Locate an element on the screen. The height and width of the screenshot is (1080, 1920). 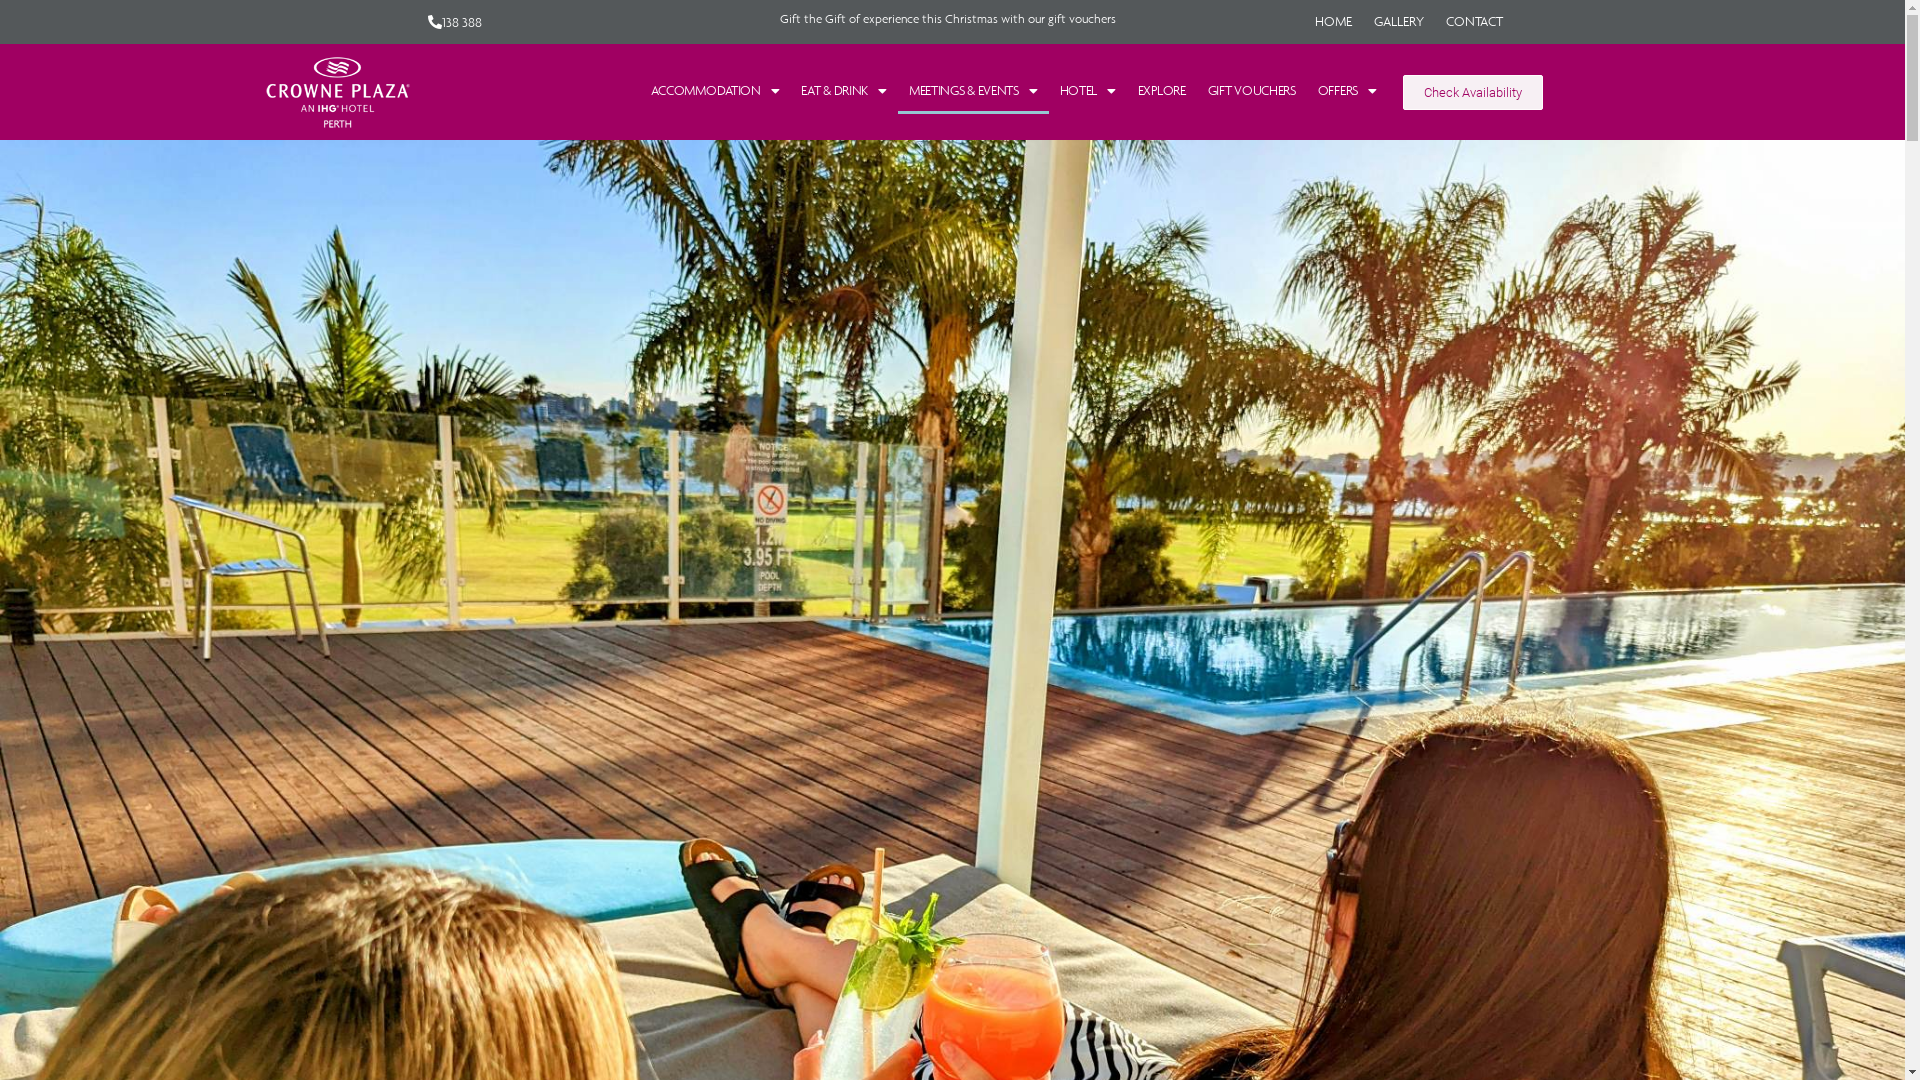
'ACCOMMODATION' is located at coordinates (715, 91).